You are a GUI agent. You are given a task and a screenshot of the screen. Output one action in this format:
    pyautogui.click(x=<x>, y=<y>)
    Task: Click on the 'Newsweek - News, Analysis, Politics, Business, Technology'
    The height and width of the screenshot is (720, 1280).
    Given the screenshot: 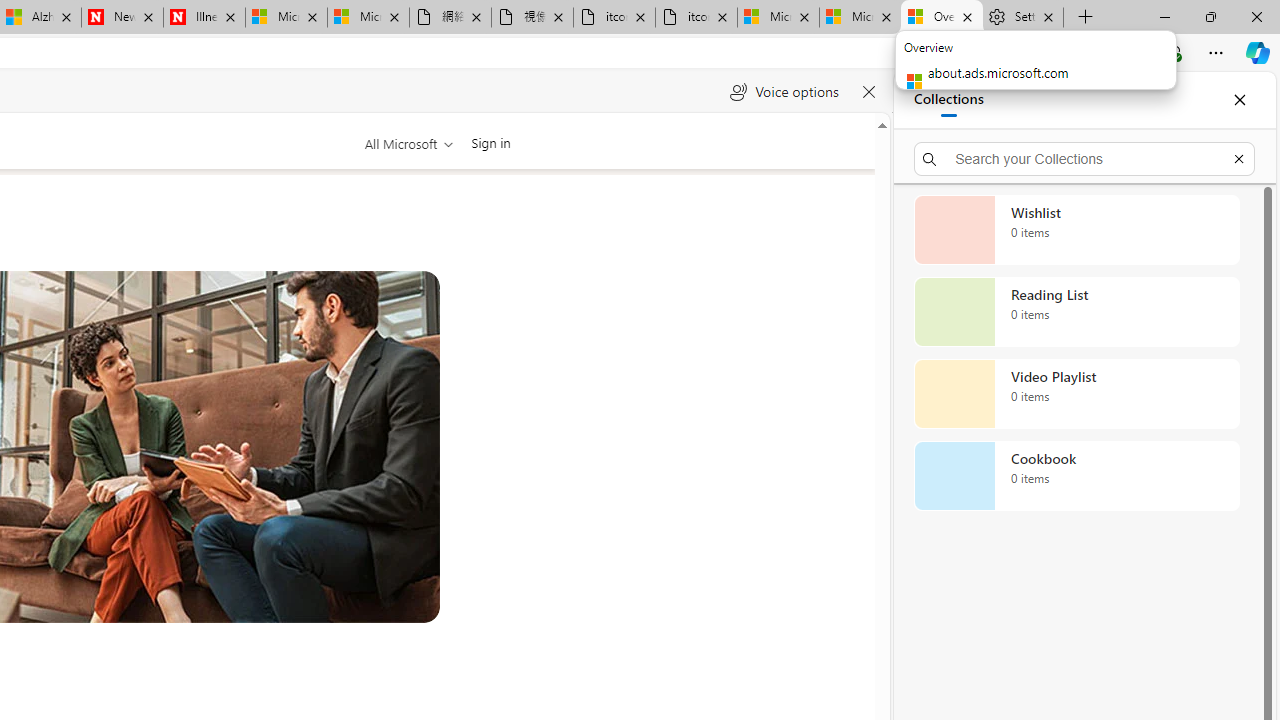 What is the action you would take?
    pyautogui.click(x=121, y=17)
    